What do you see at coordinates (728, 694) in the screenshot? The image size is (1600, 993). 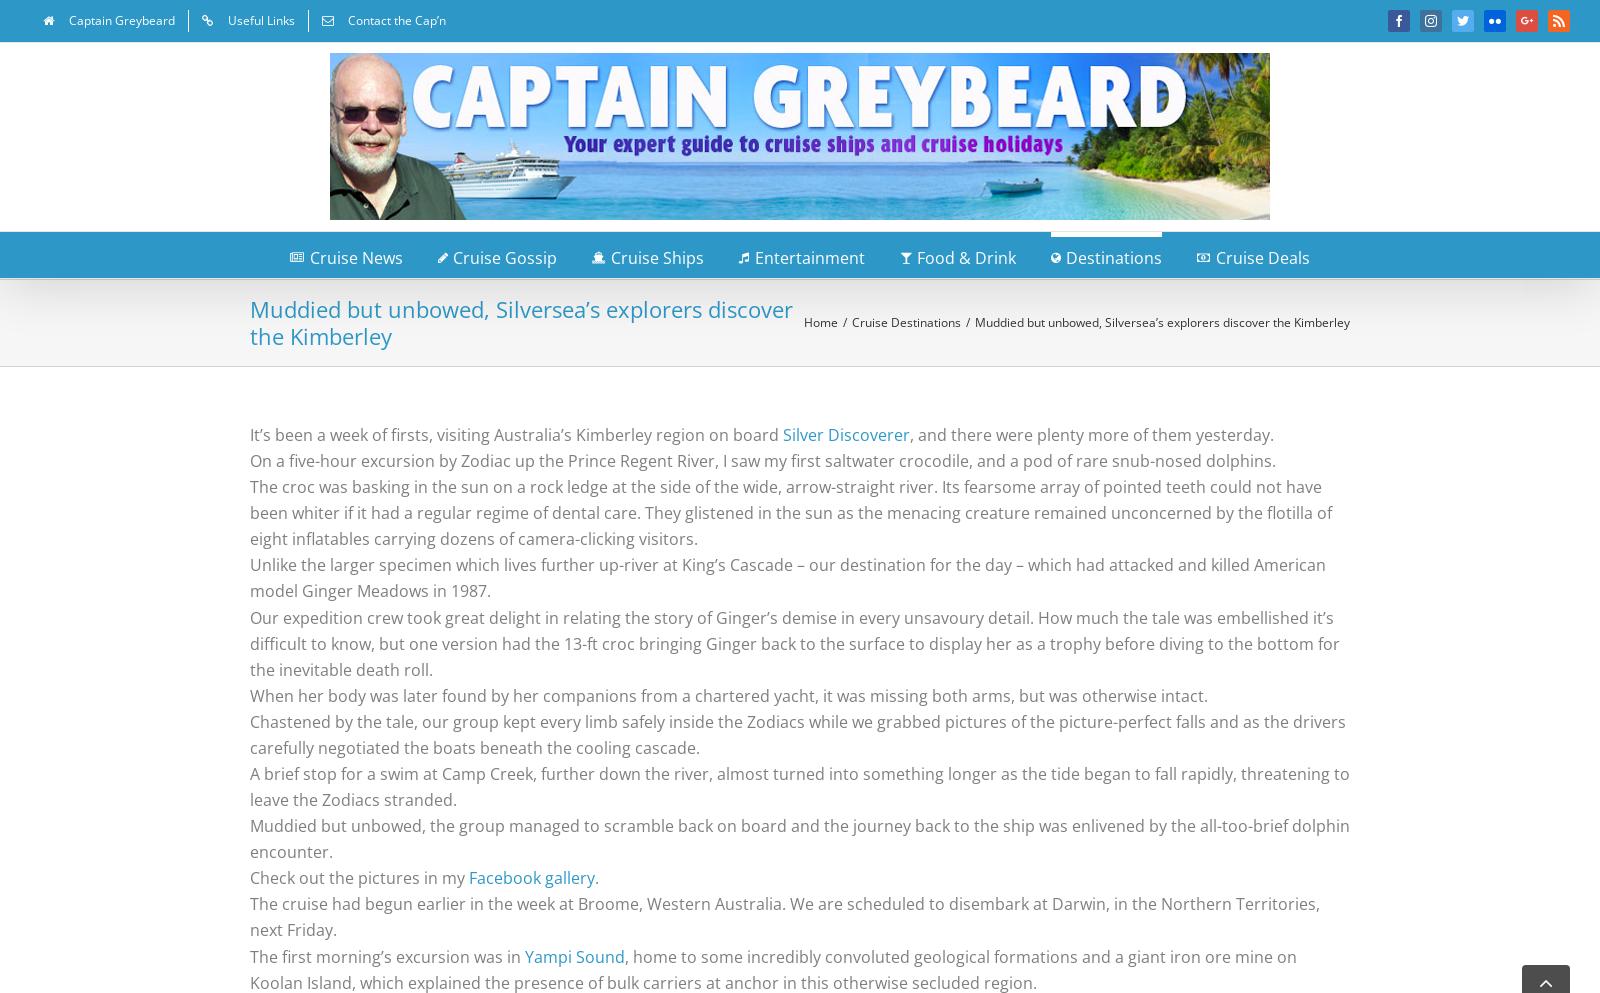 I see `'When her body was later found by her companions from a chartered yacht, it was missing both arms, but was otherwise intact.'` at bounding box center [728, 694].